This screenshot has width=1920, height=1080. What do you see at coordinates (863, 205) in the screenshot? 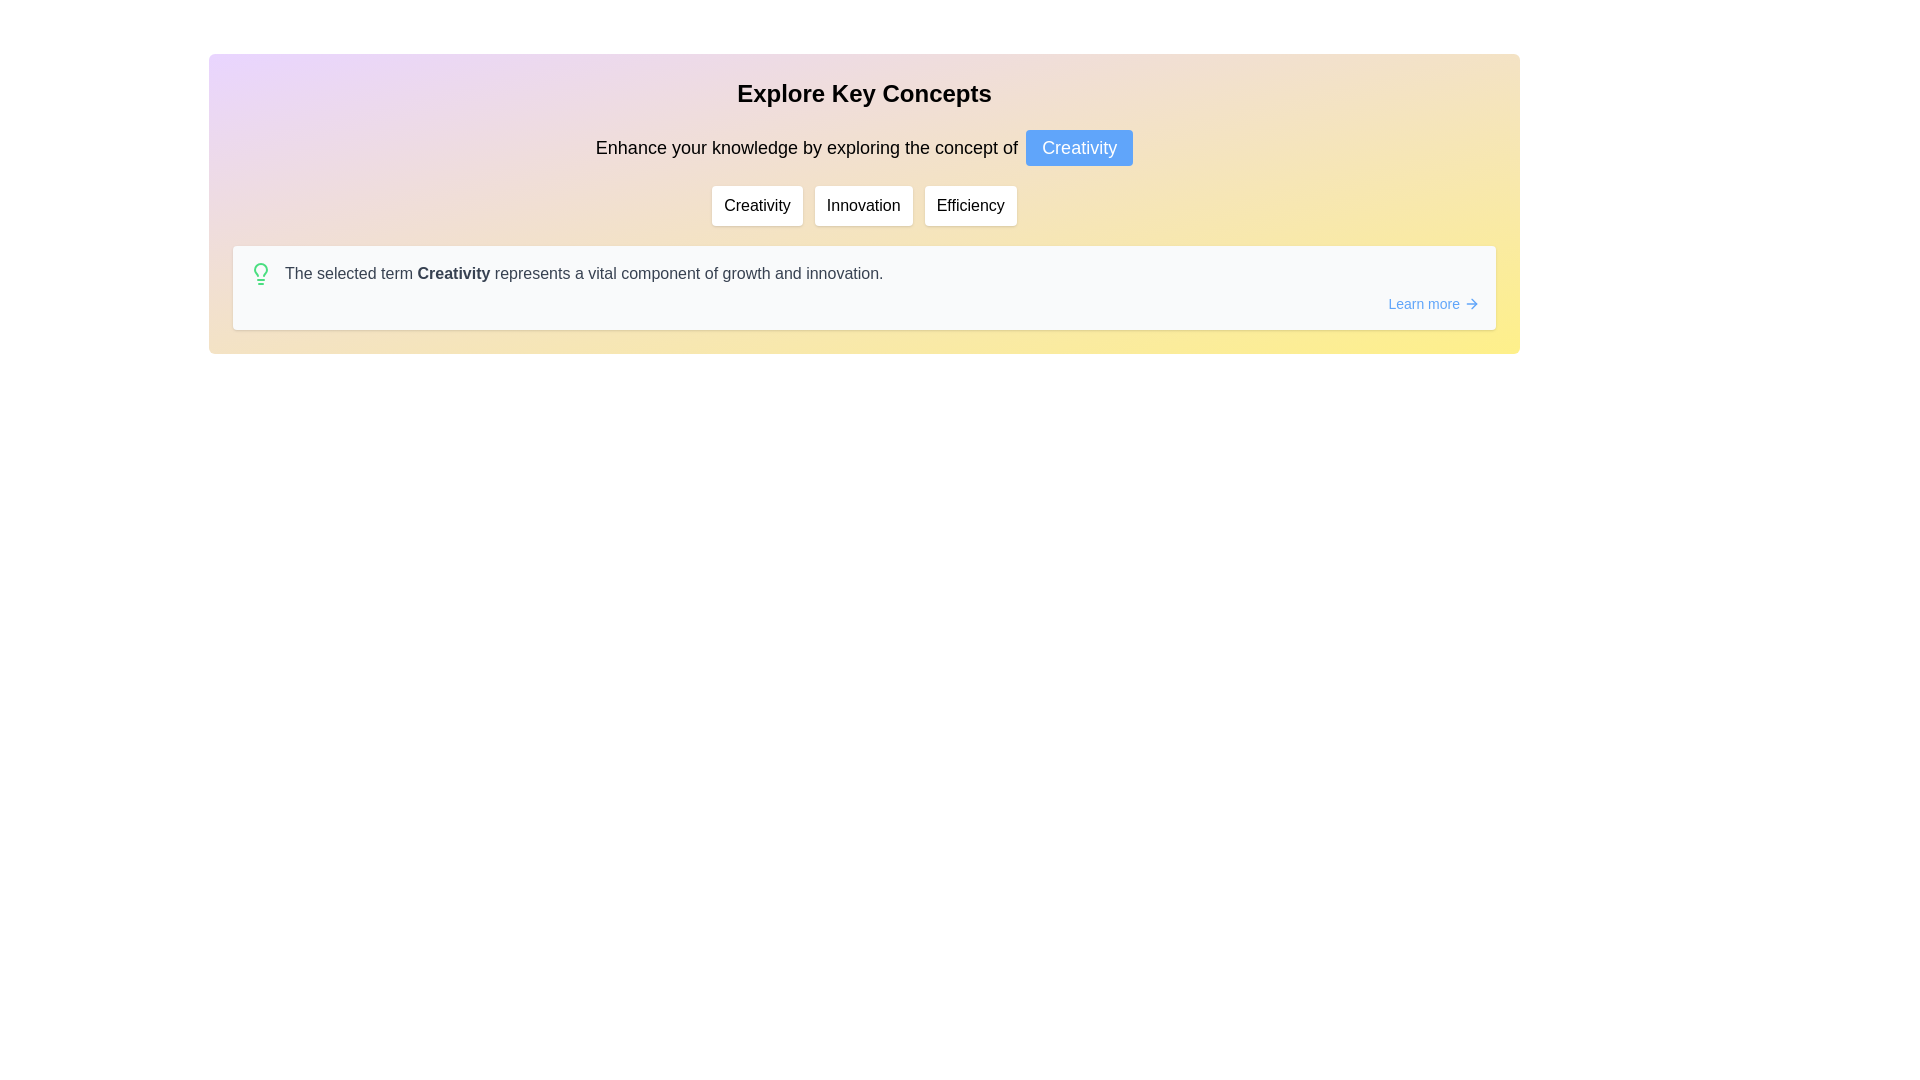
I see `the 'Innovation' button, which is a rectangular button with rounded corners, styled in a white background with the text 'Innovation' centered in dark color` at bounding box center [863, 205].